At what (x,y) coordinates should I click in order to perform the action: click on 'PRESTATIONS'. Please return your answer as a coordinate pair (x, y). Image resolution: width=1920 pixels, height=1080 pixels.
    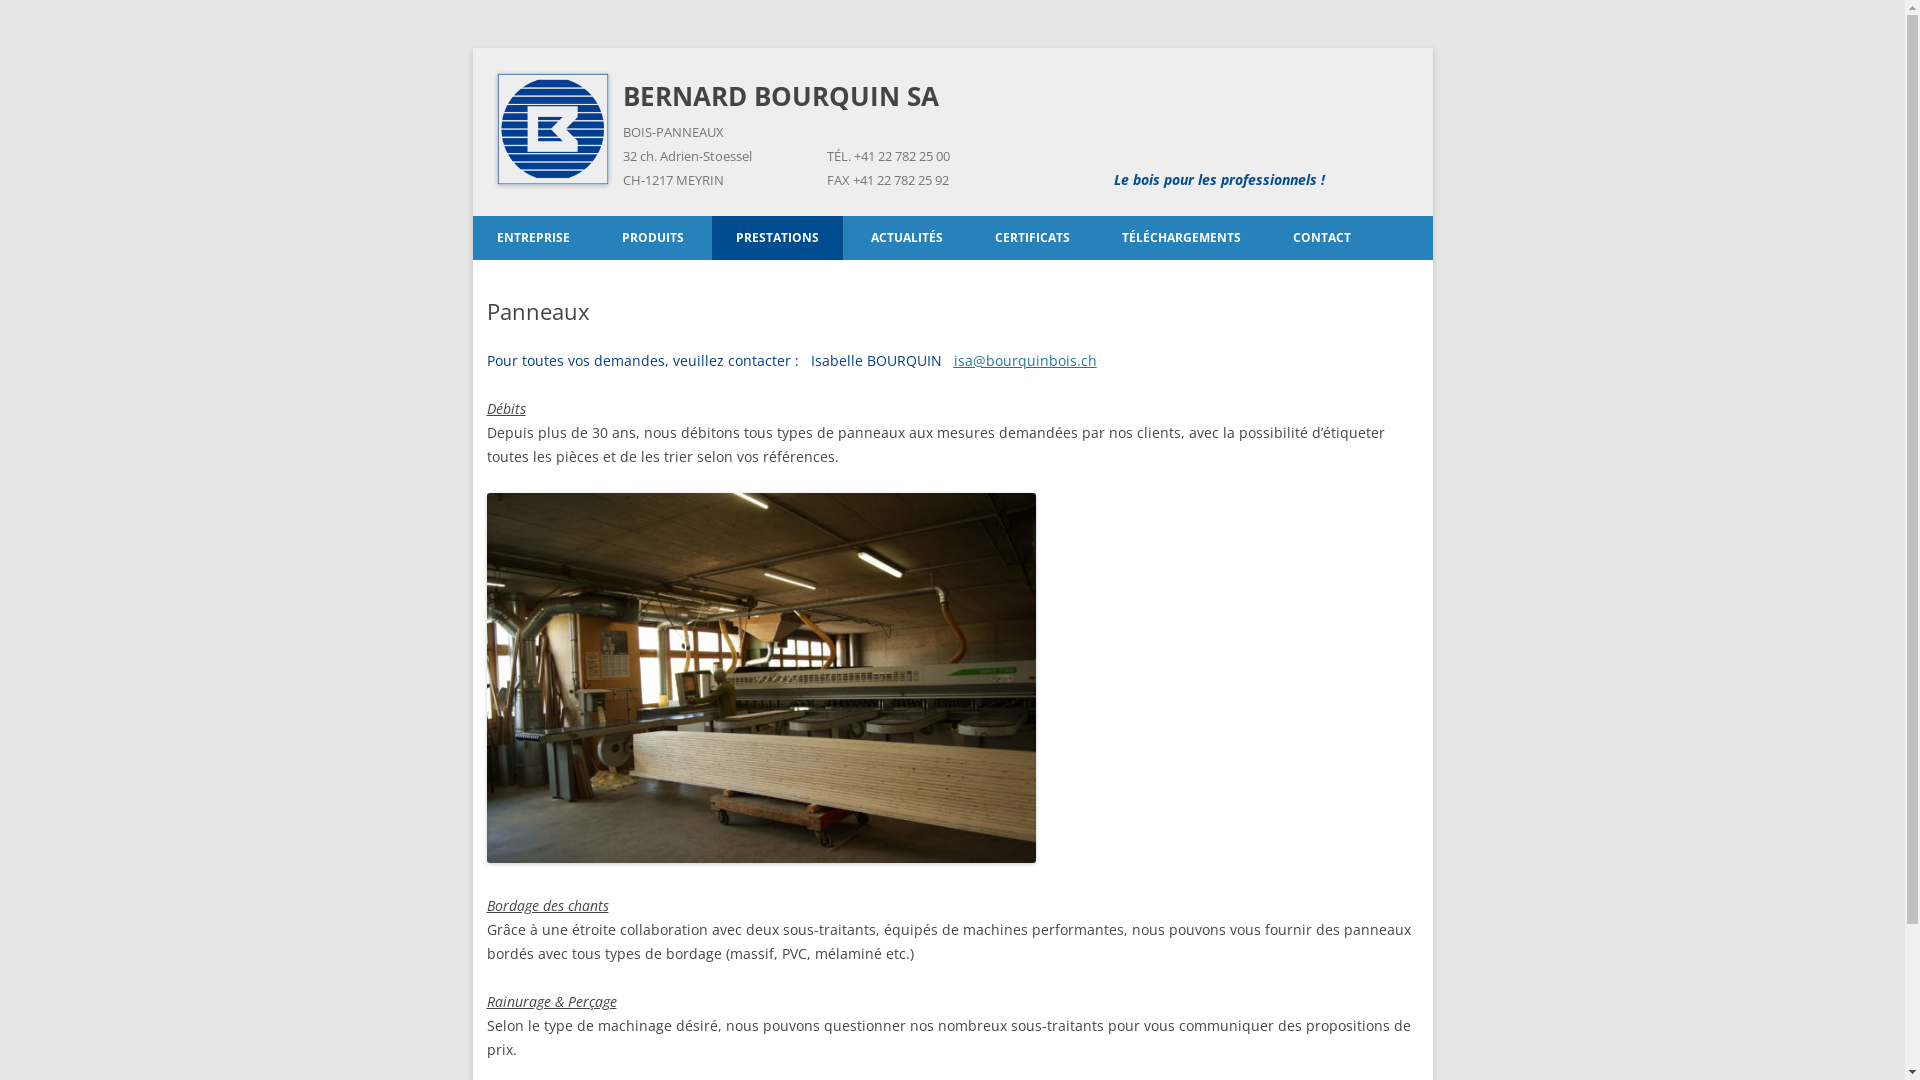
    Looking at the image, I should click on (776, 237).